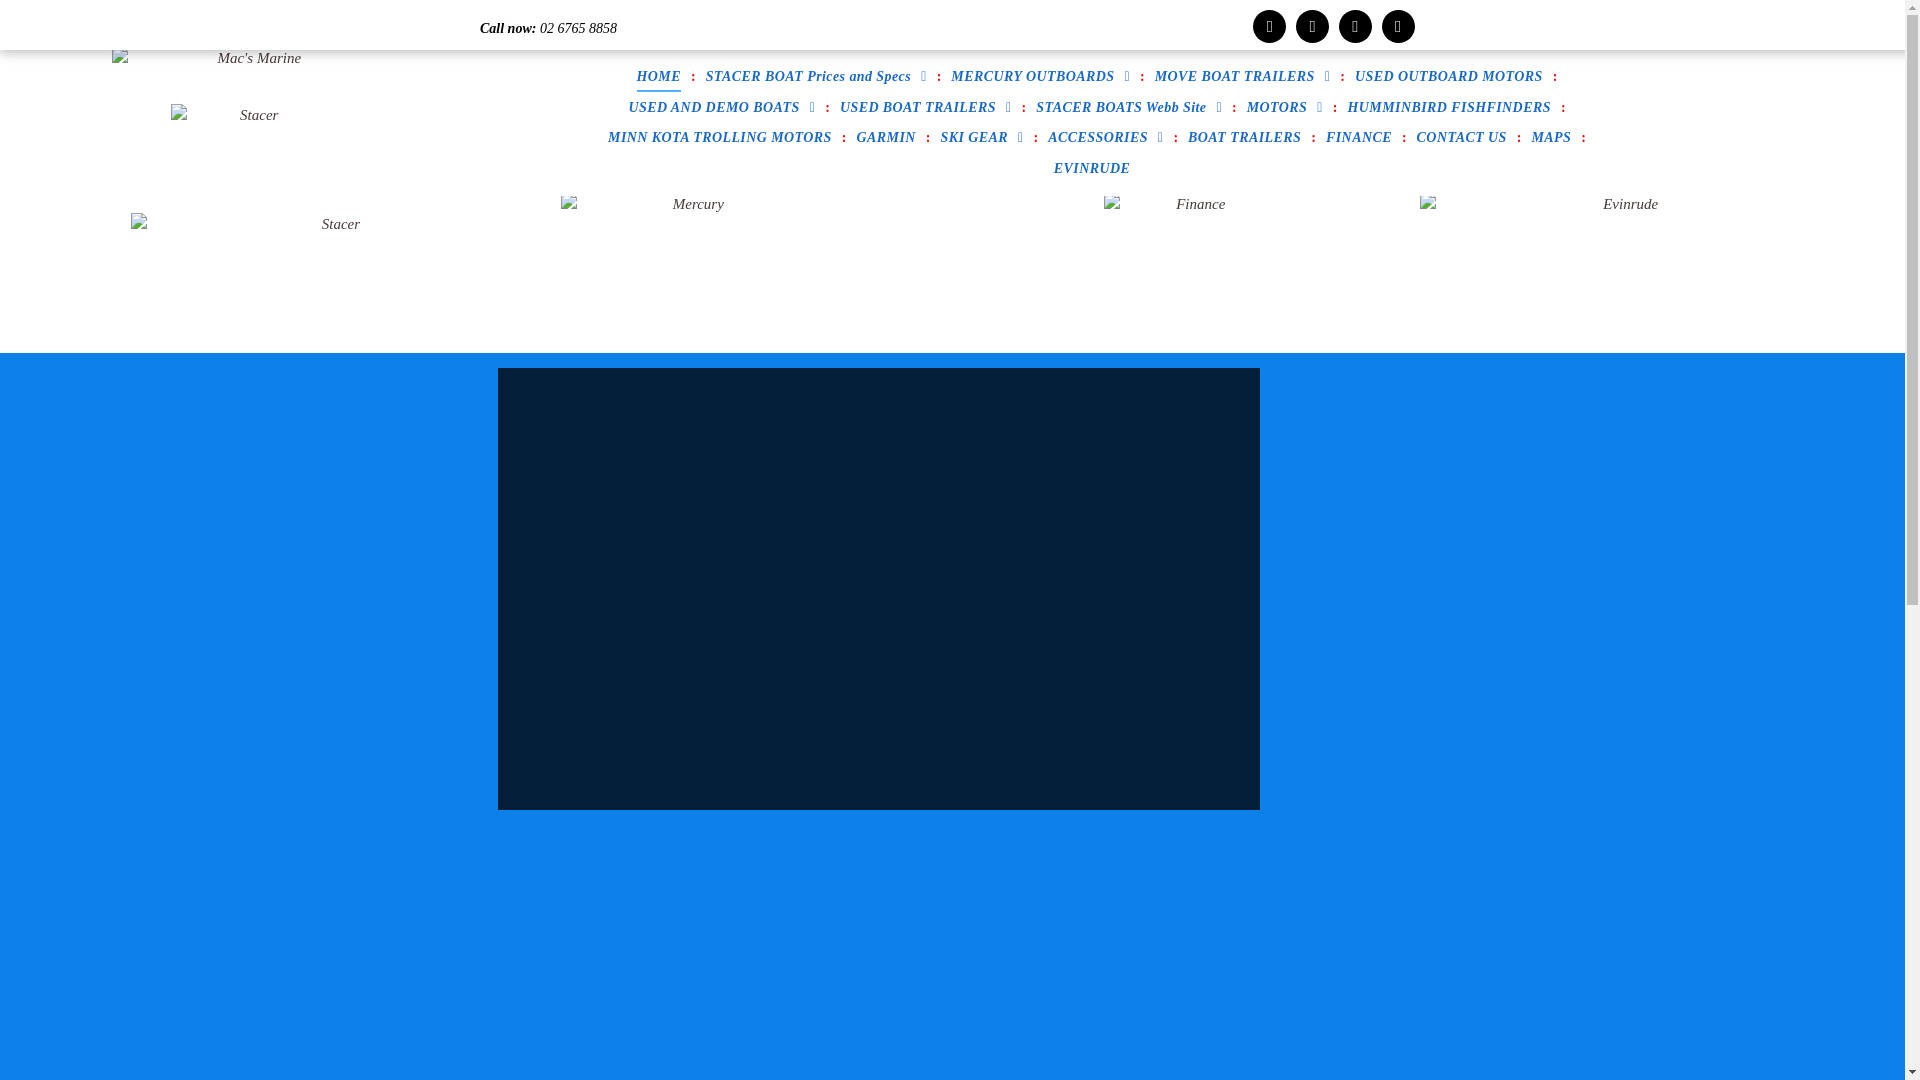  What do you see at coordinates (1285, 107) in the screenshot?
I see `'MOTORS'` at bounding box center [1285, 107].